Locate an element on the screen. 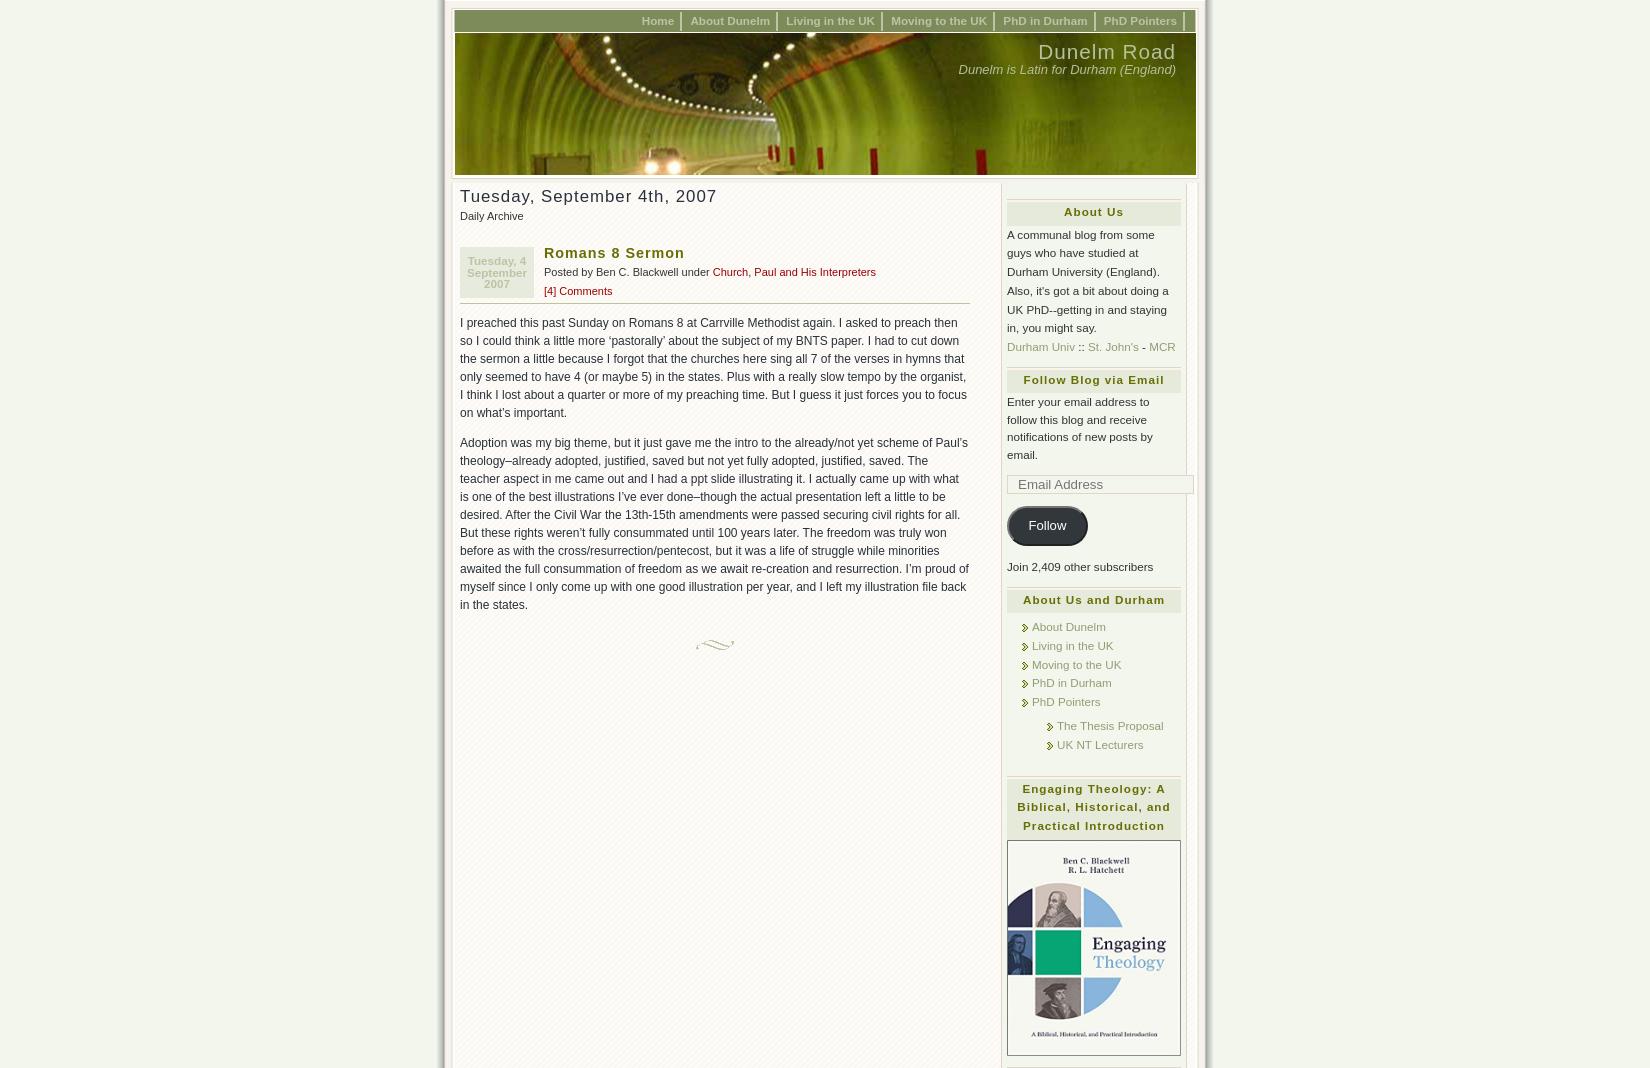 This screenshot has width=1650, height=1068. 'MCR' is located at coordinates (1161, 345).